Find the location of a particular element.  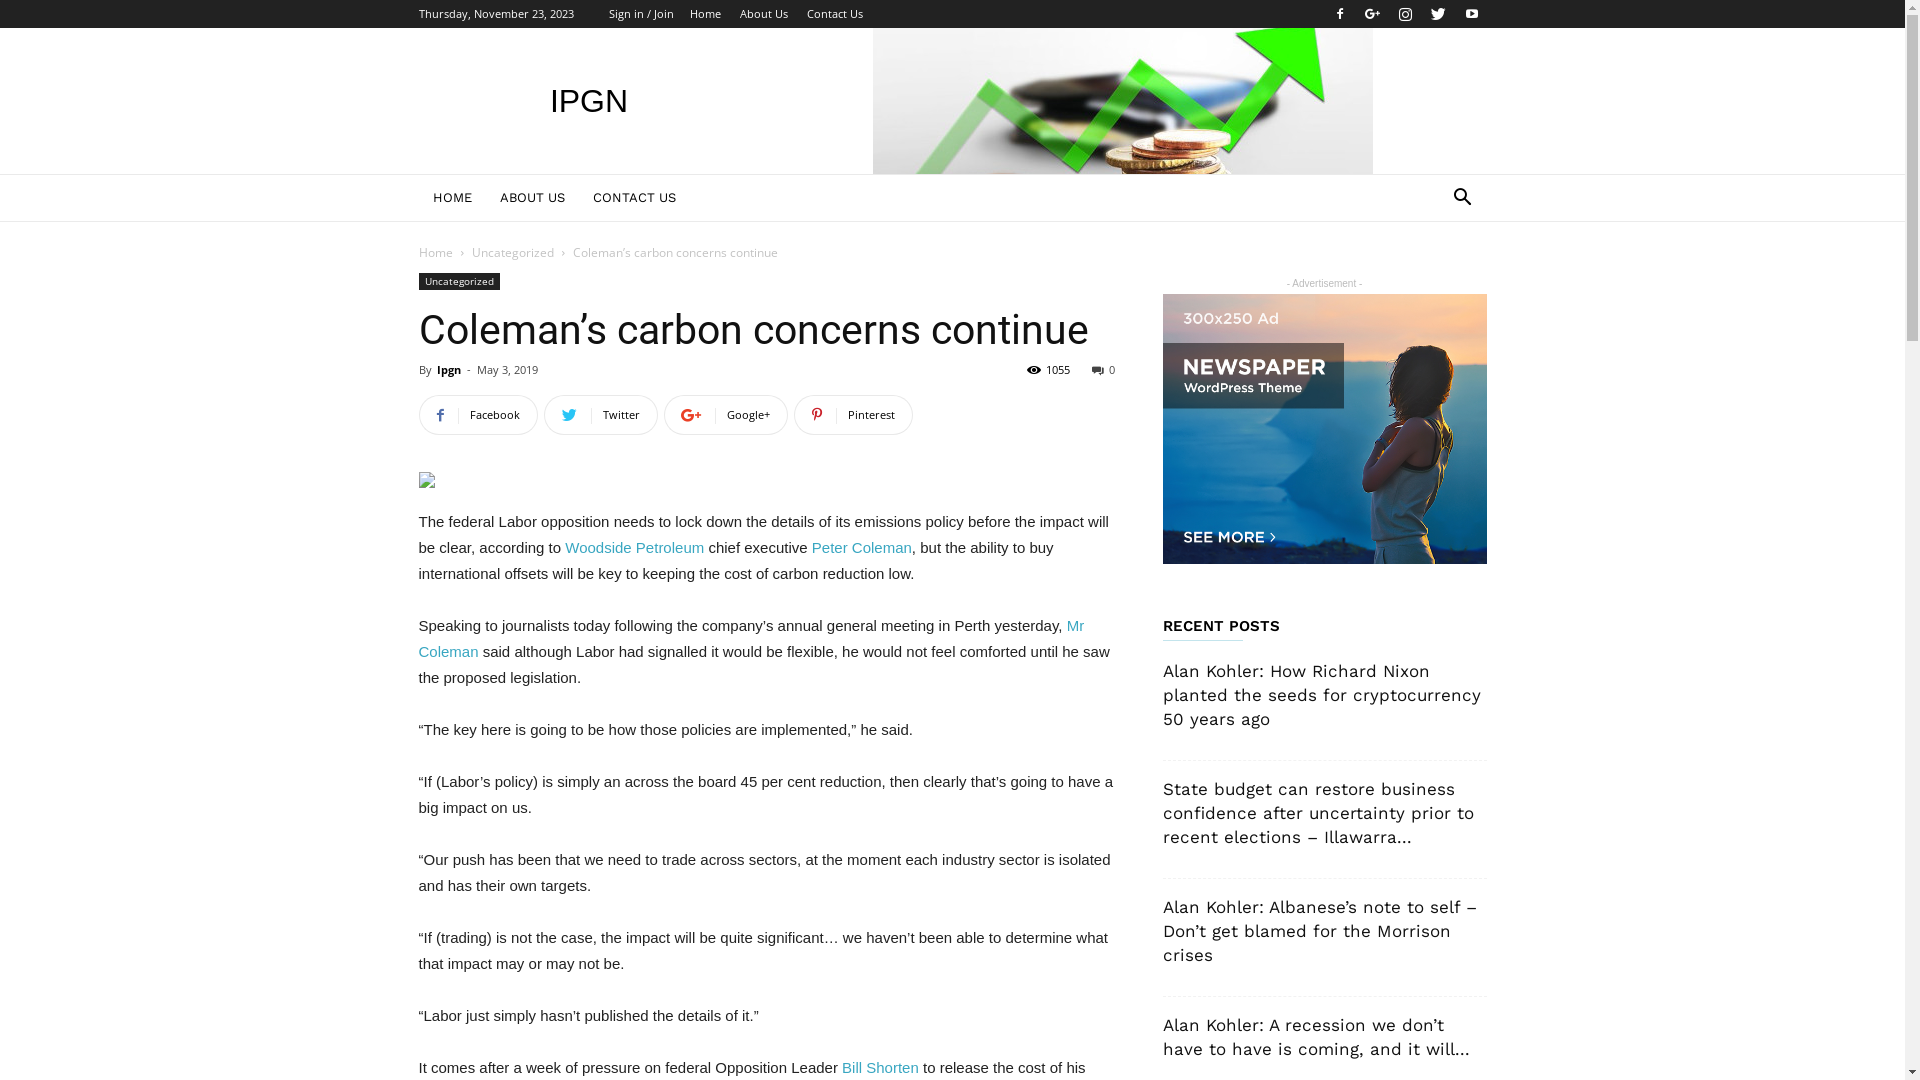

'Home' is located at coordinates (705, 13).